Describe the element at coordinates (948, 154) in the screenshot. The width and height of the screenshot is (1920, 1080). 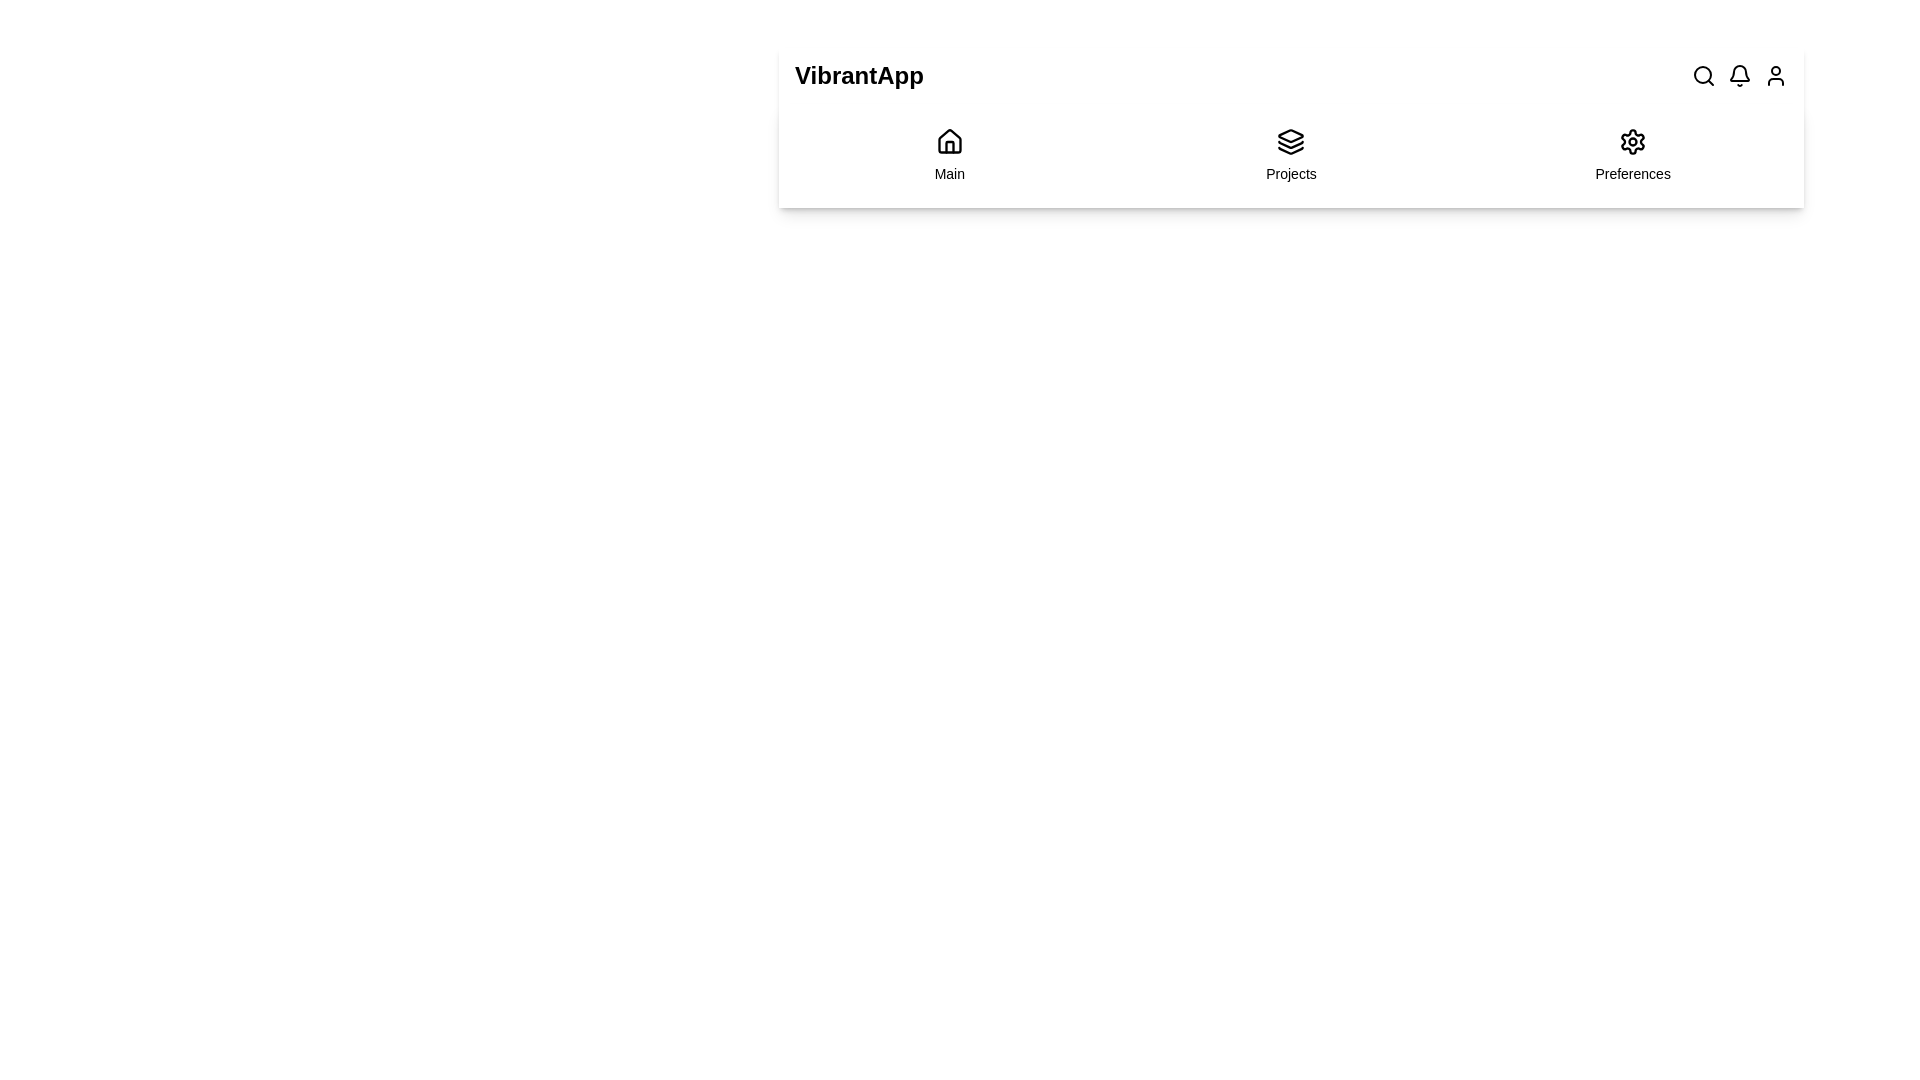
I see `the navigation item labeled Main` at that location.